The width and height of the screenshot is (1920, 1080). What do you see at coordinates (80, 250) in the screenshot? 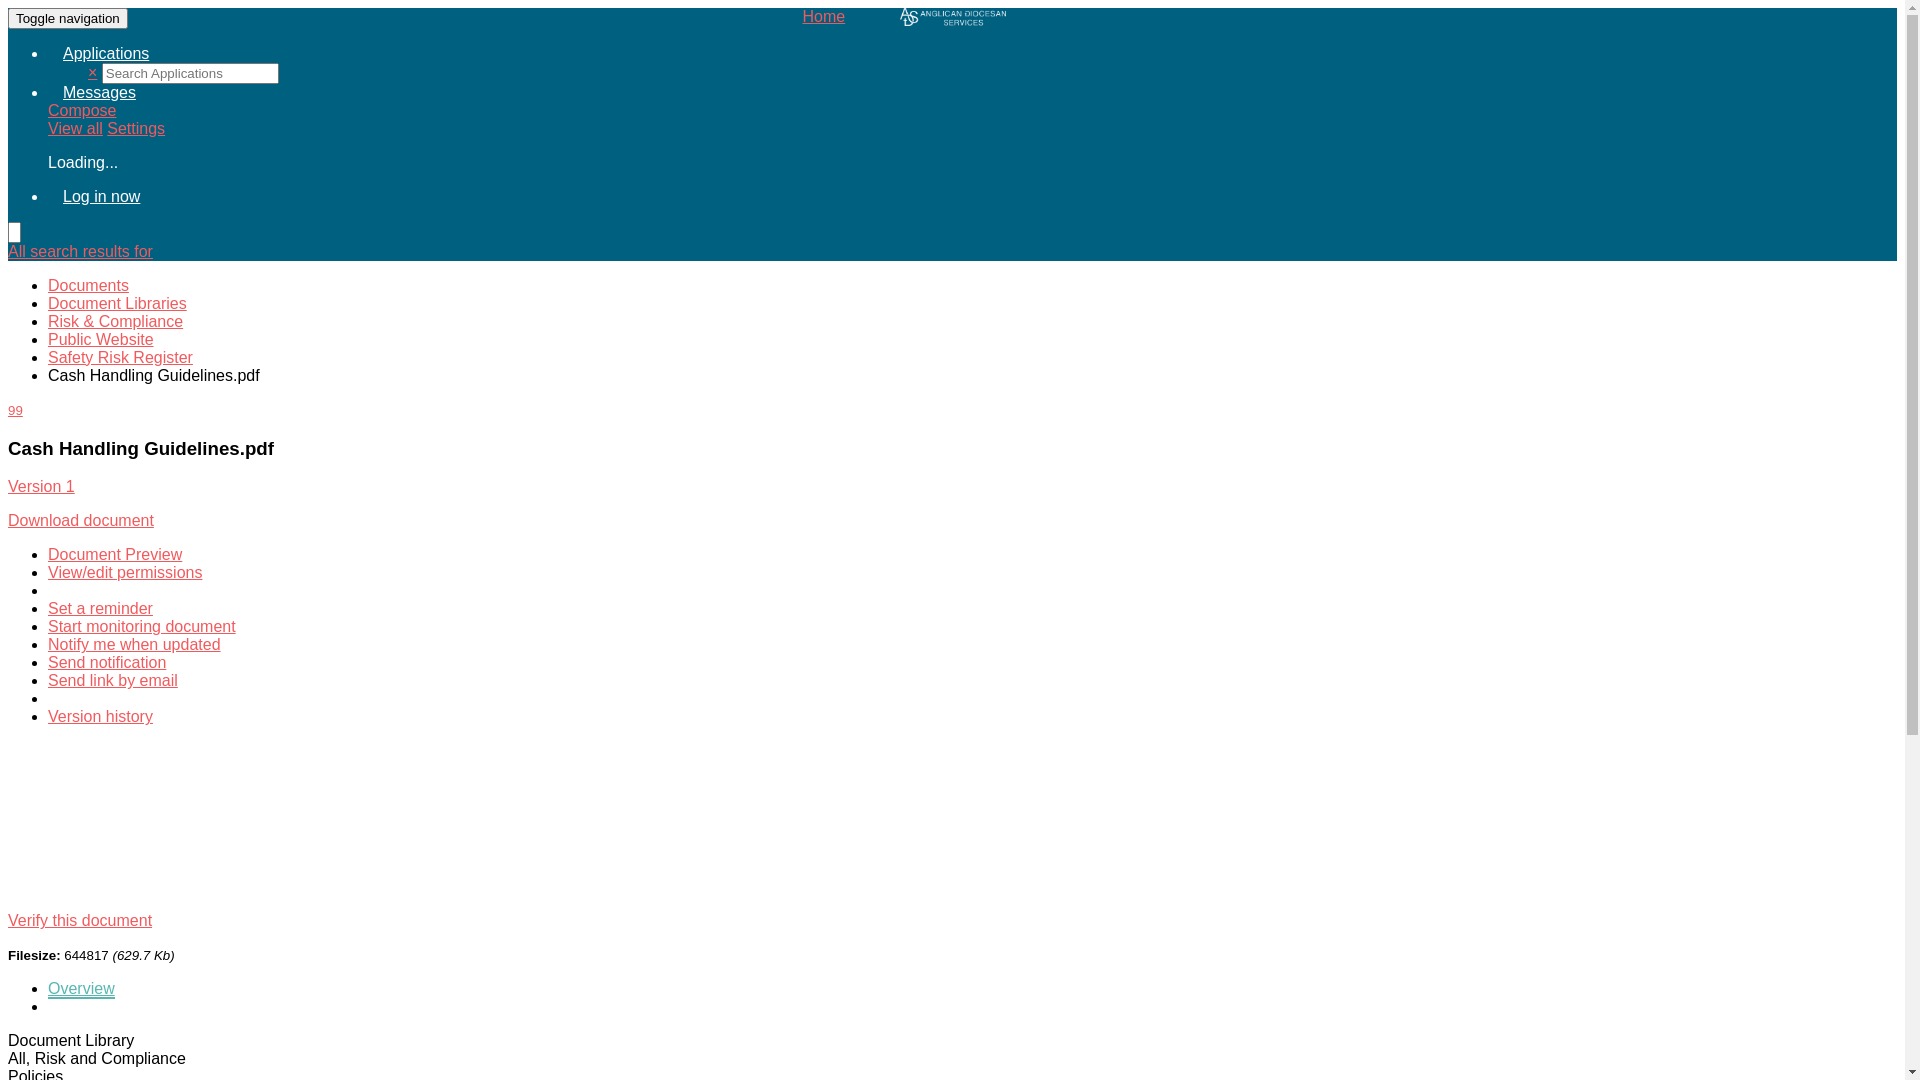
I see `'All search results for'` at bounding box center [80, 250].